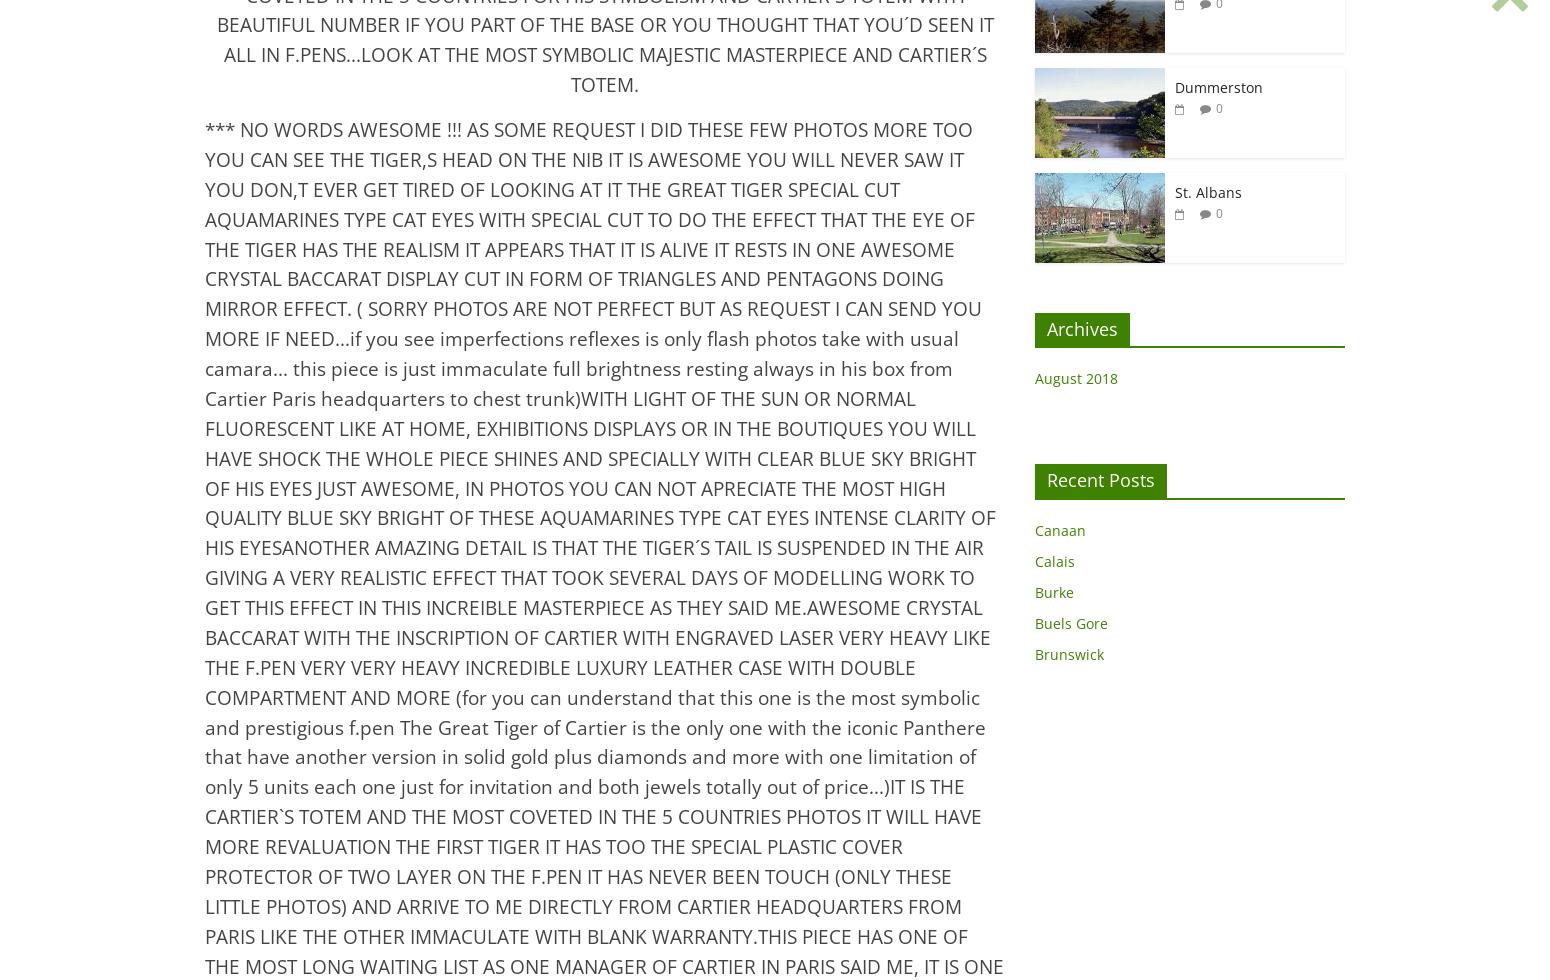 The image size is (1550, 980). What do you see at coordinates (1054, 561) in the screenshot?
I see `'Calais'` at bounding box center [1054, 561].